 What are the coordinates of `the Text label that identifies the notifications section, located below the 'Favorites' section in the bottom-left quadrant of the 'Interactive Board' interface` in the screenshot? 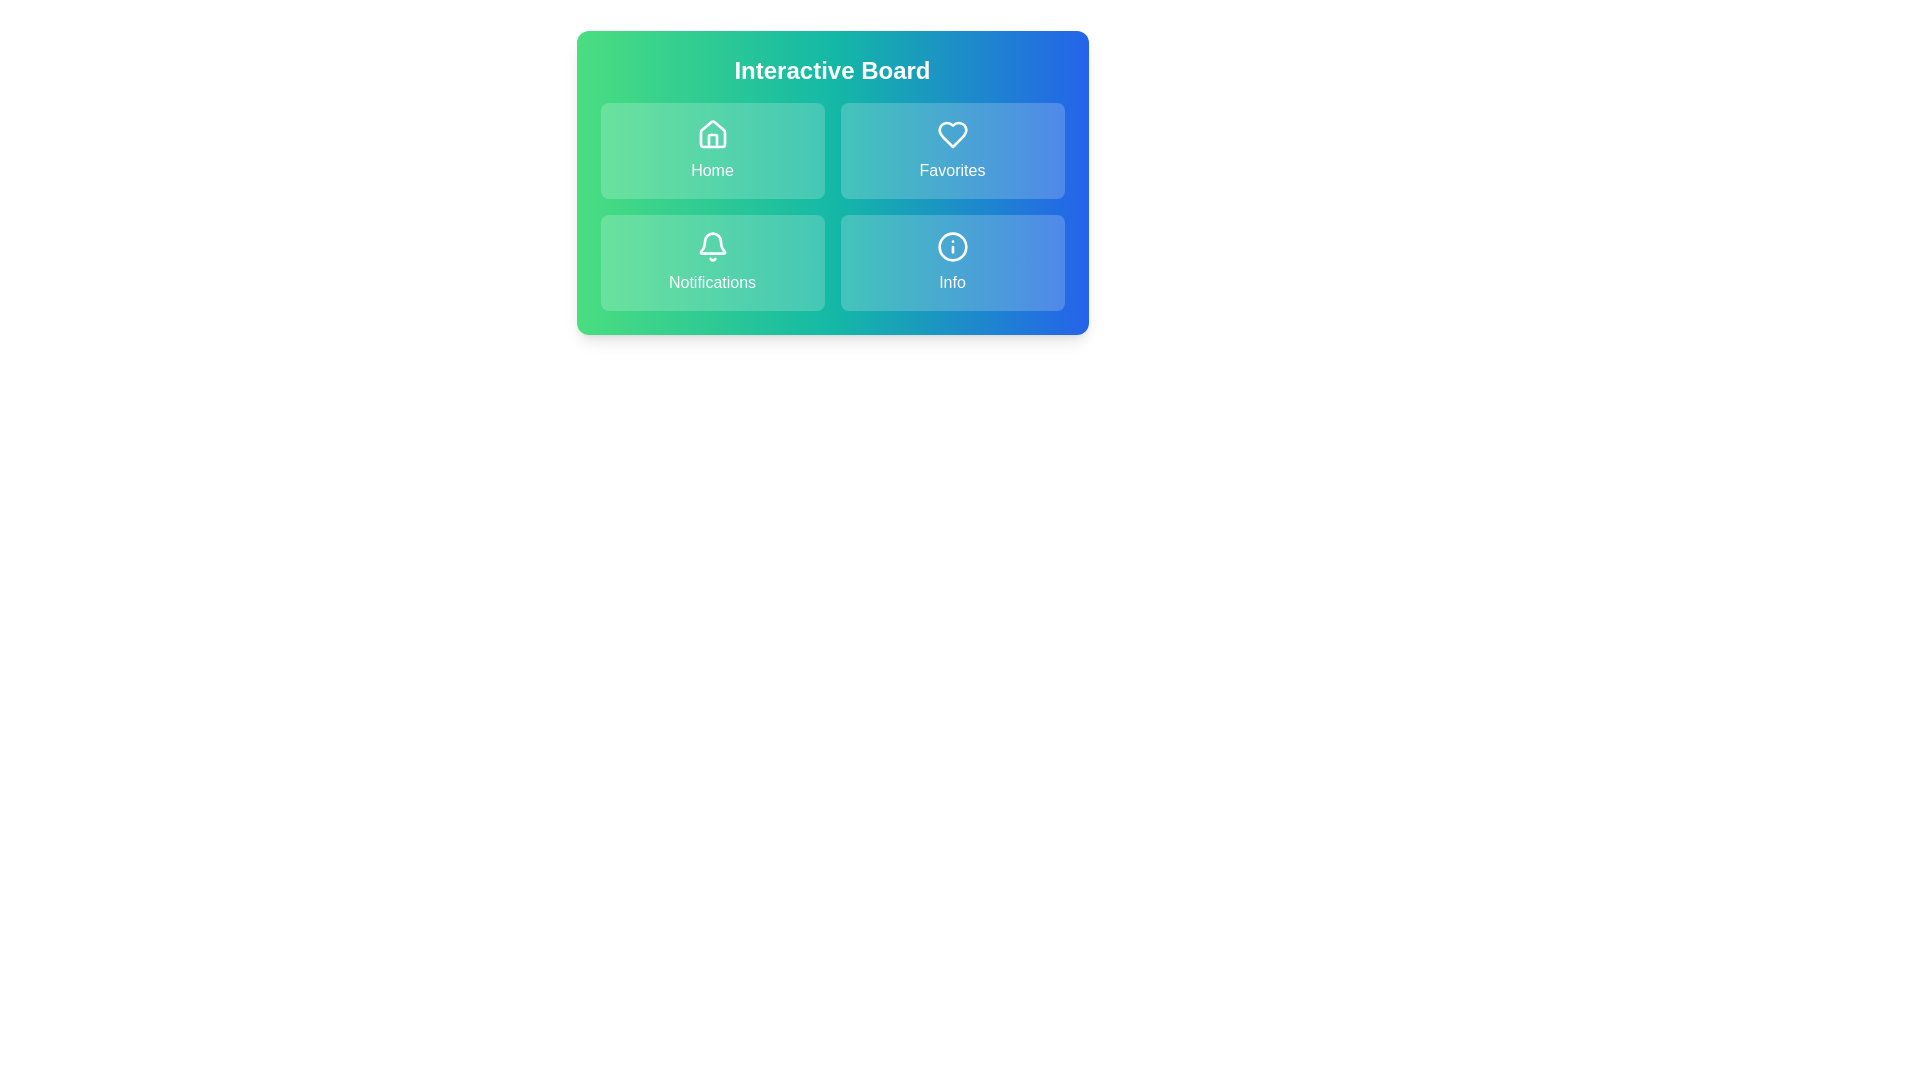 It's located at (712, 282).